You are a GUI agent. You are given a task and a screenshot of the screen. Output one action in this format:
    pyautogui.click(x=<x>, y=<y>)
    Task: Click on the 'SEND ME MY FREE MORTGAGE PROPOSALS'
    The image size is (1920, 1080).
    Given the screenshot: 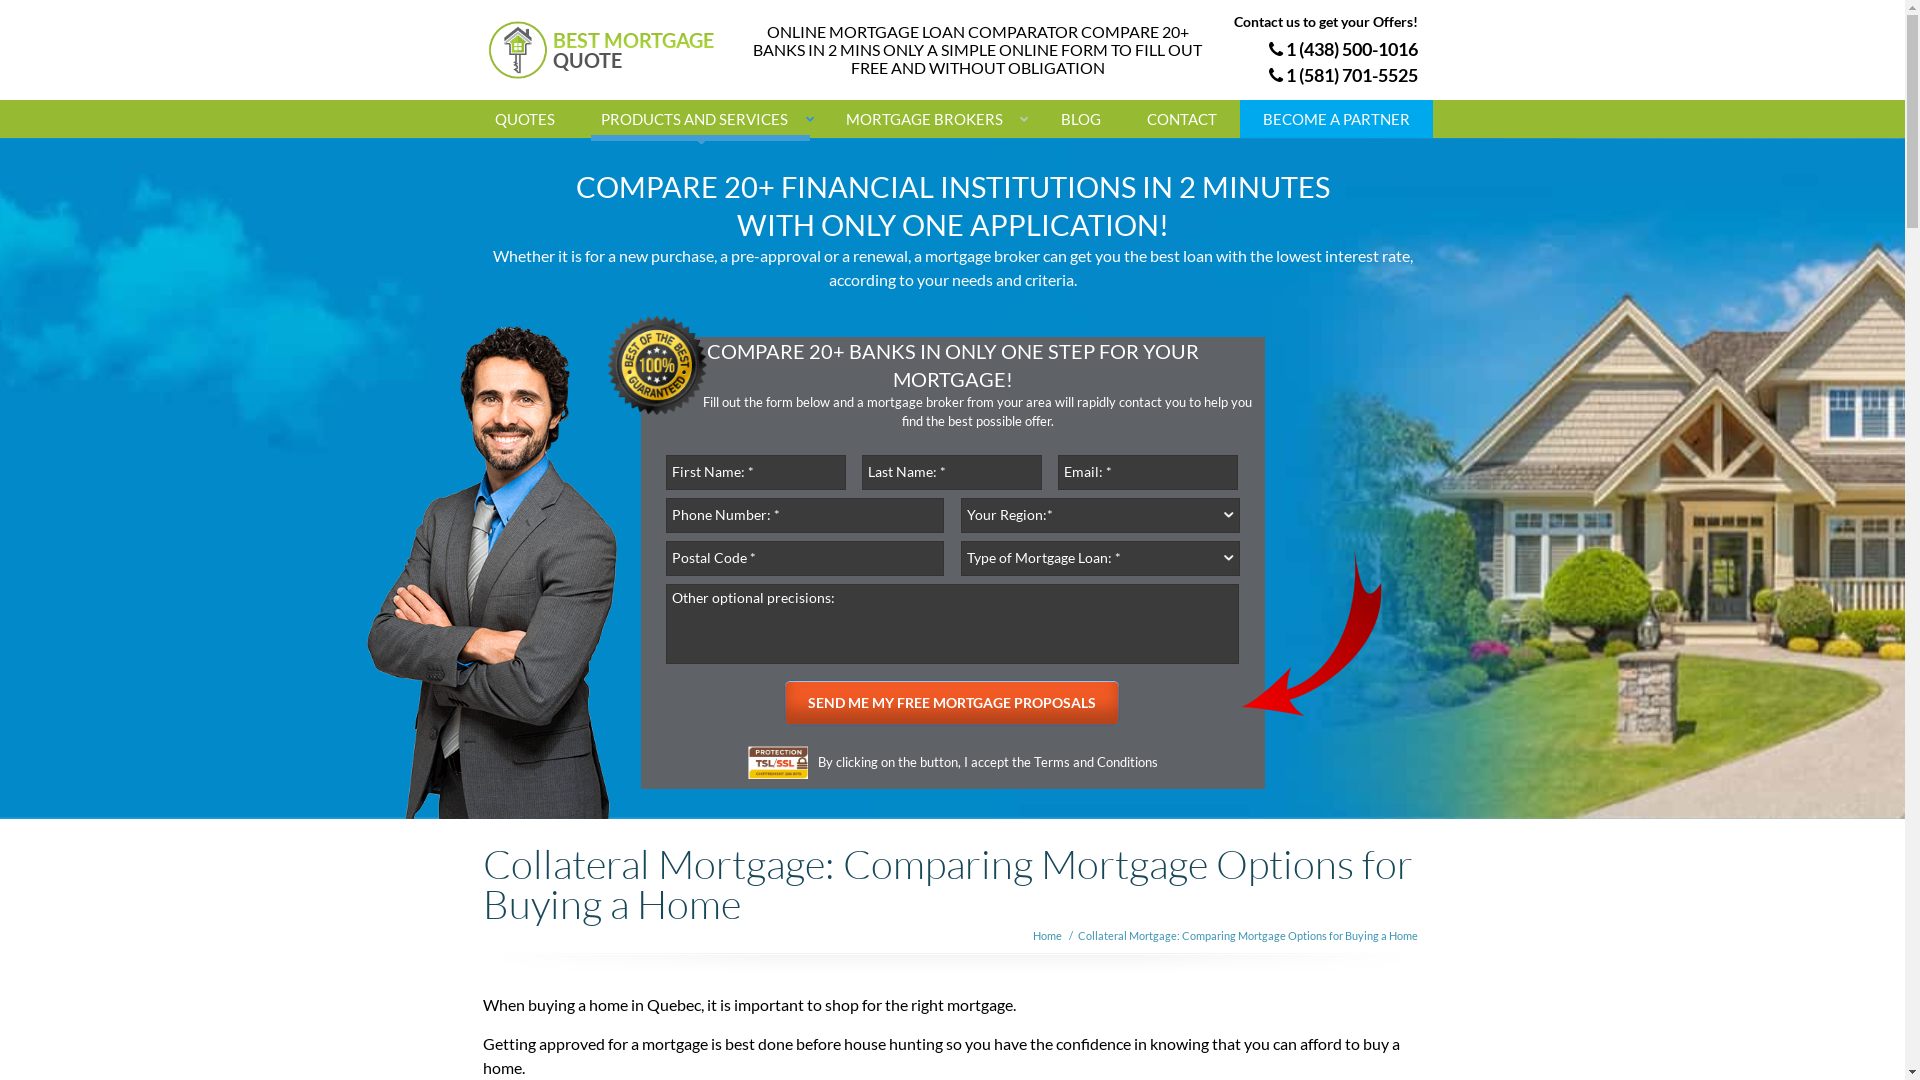 What is the action you would take?
    pyautogui.click(x=950, y=701)
    